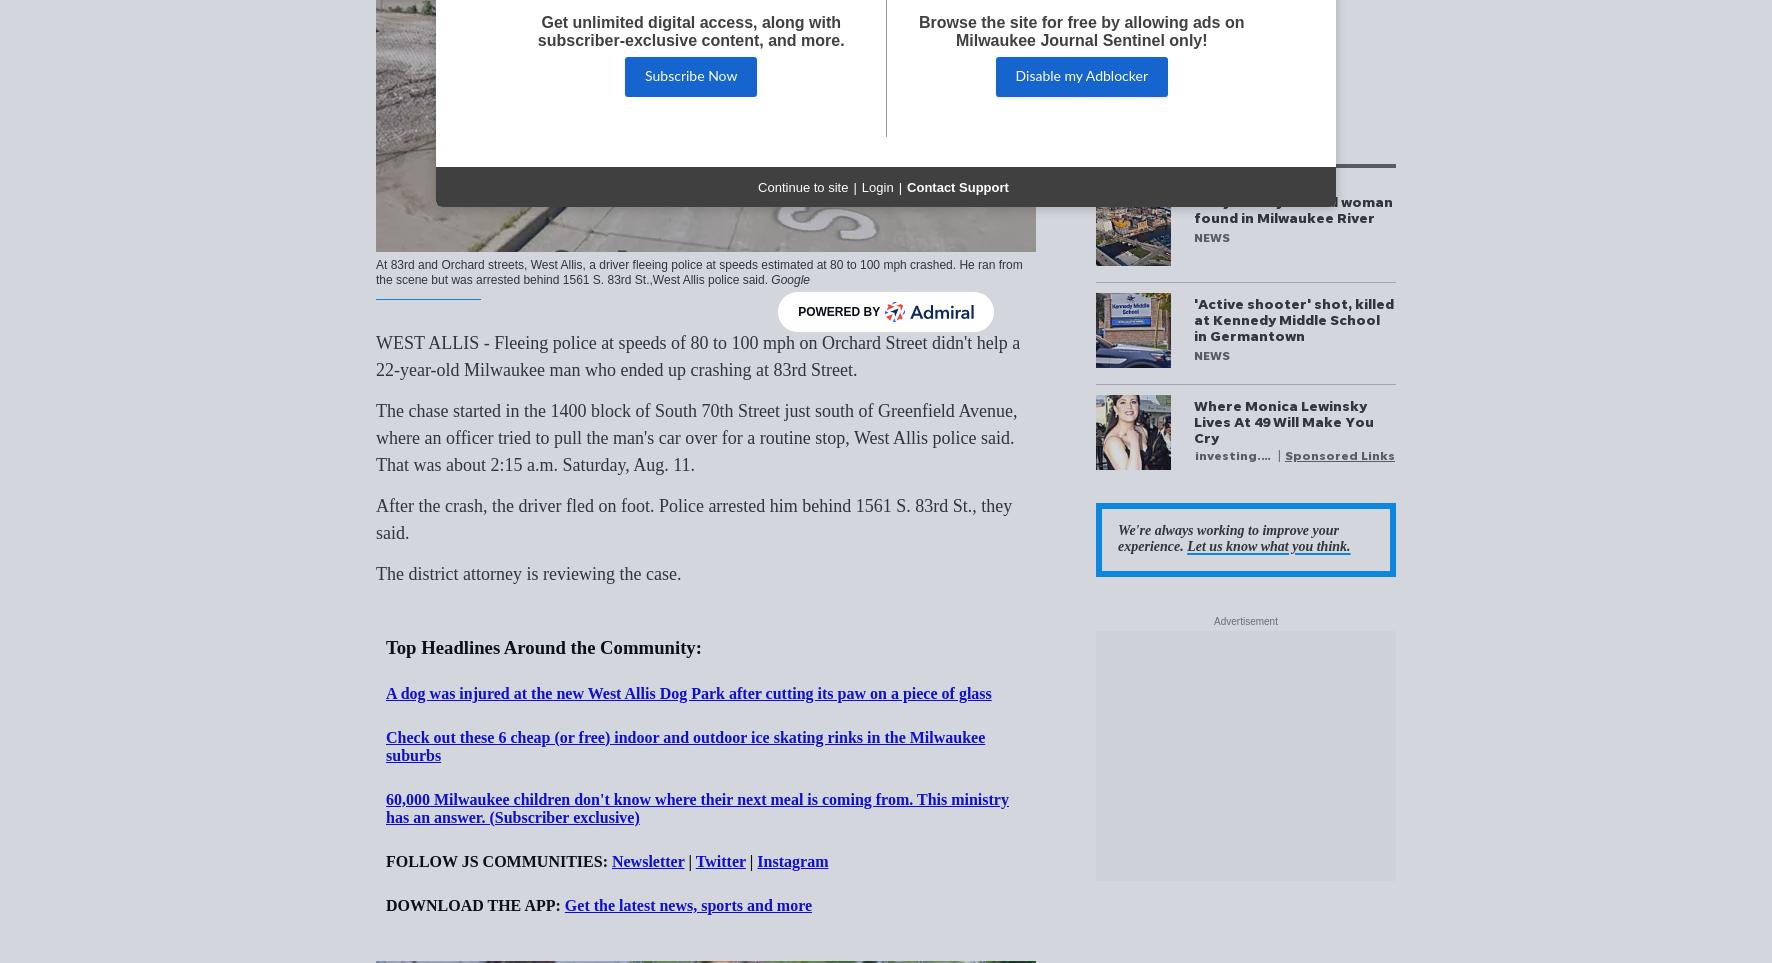 The width and height of the screenshot is (1772, 963). Describe the element at coordinates (839, 312) in the screenshot. I see `'Powered By'` at that location.